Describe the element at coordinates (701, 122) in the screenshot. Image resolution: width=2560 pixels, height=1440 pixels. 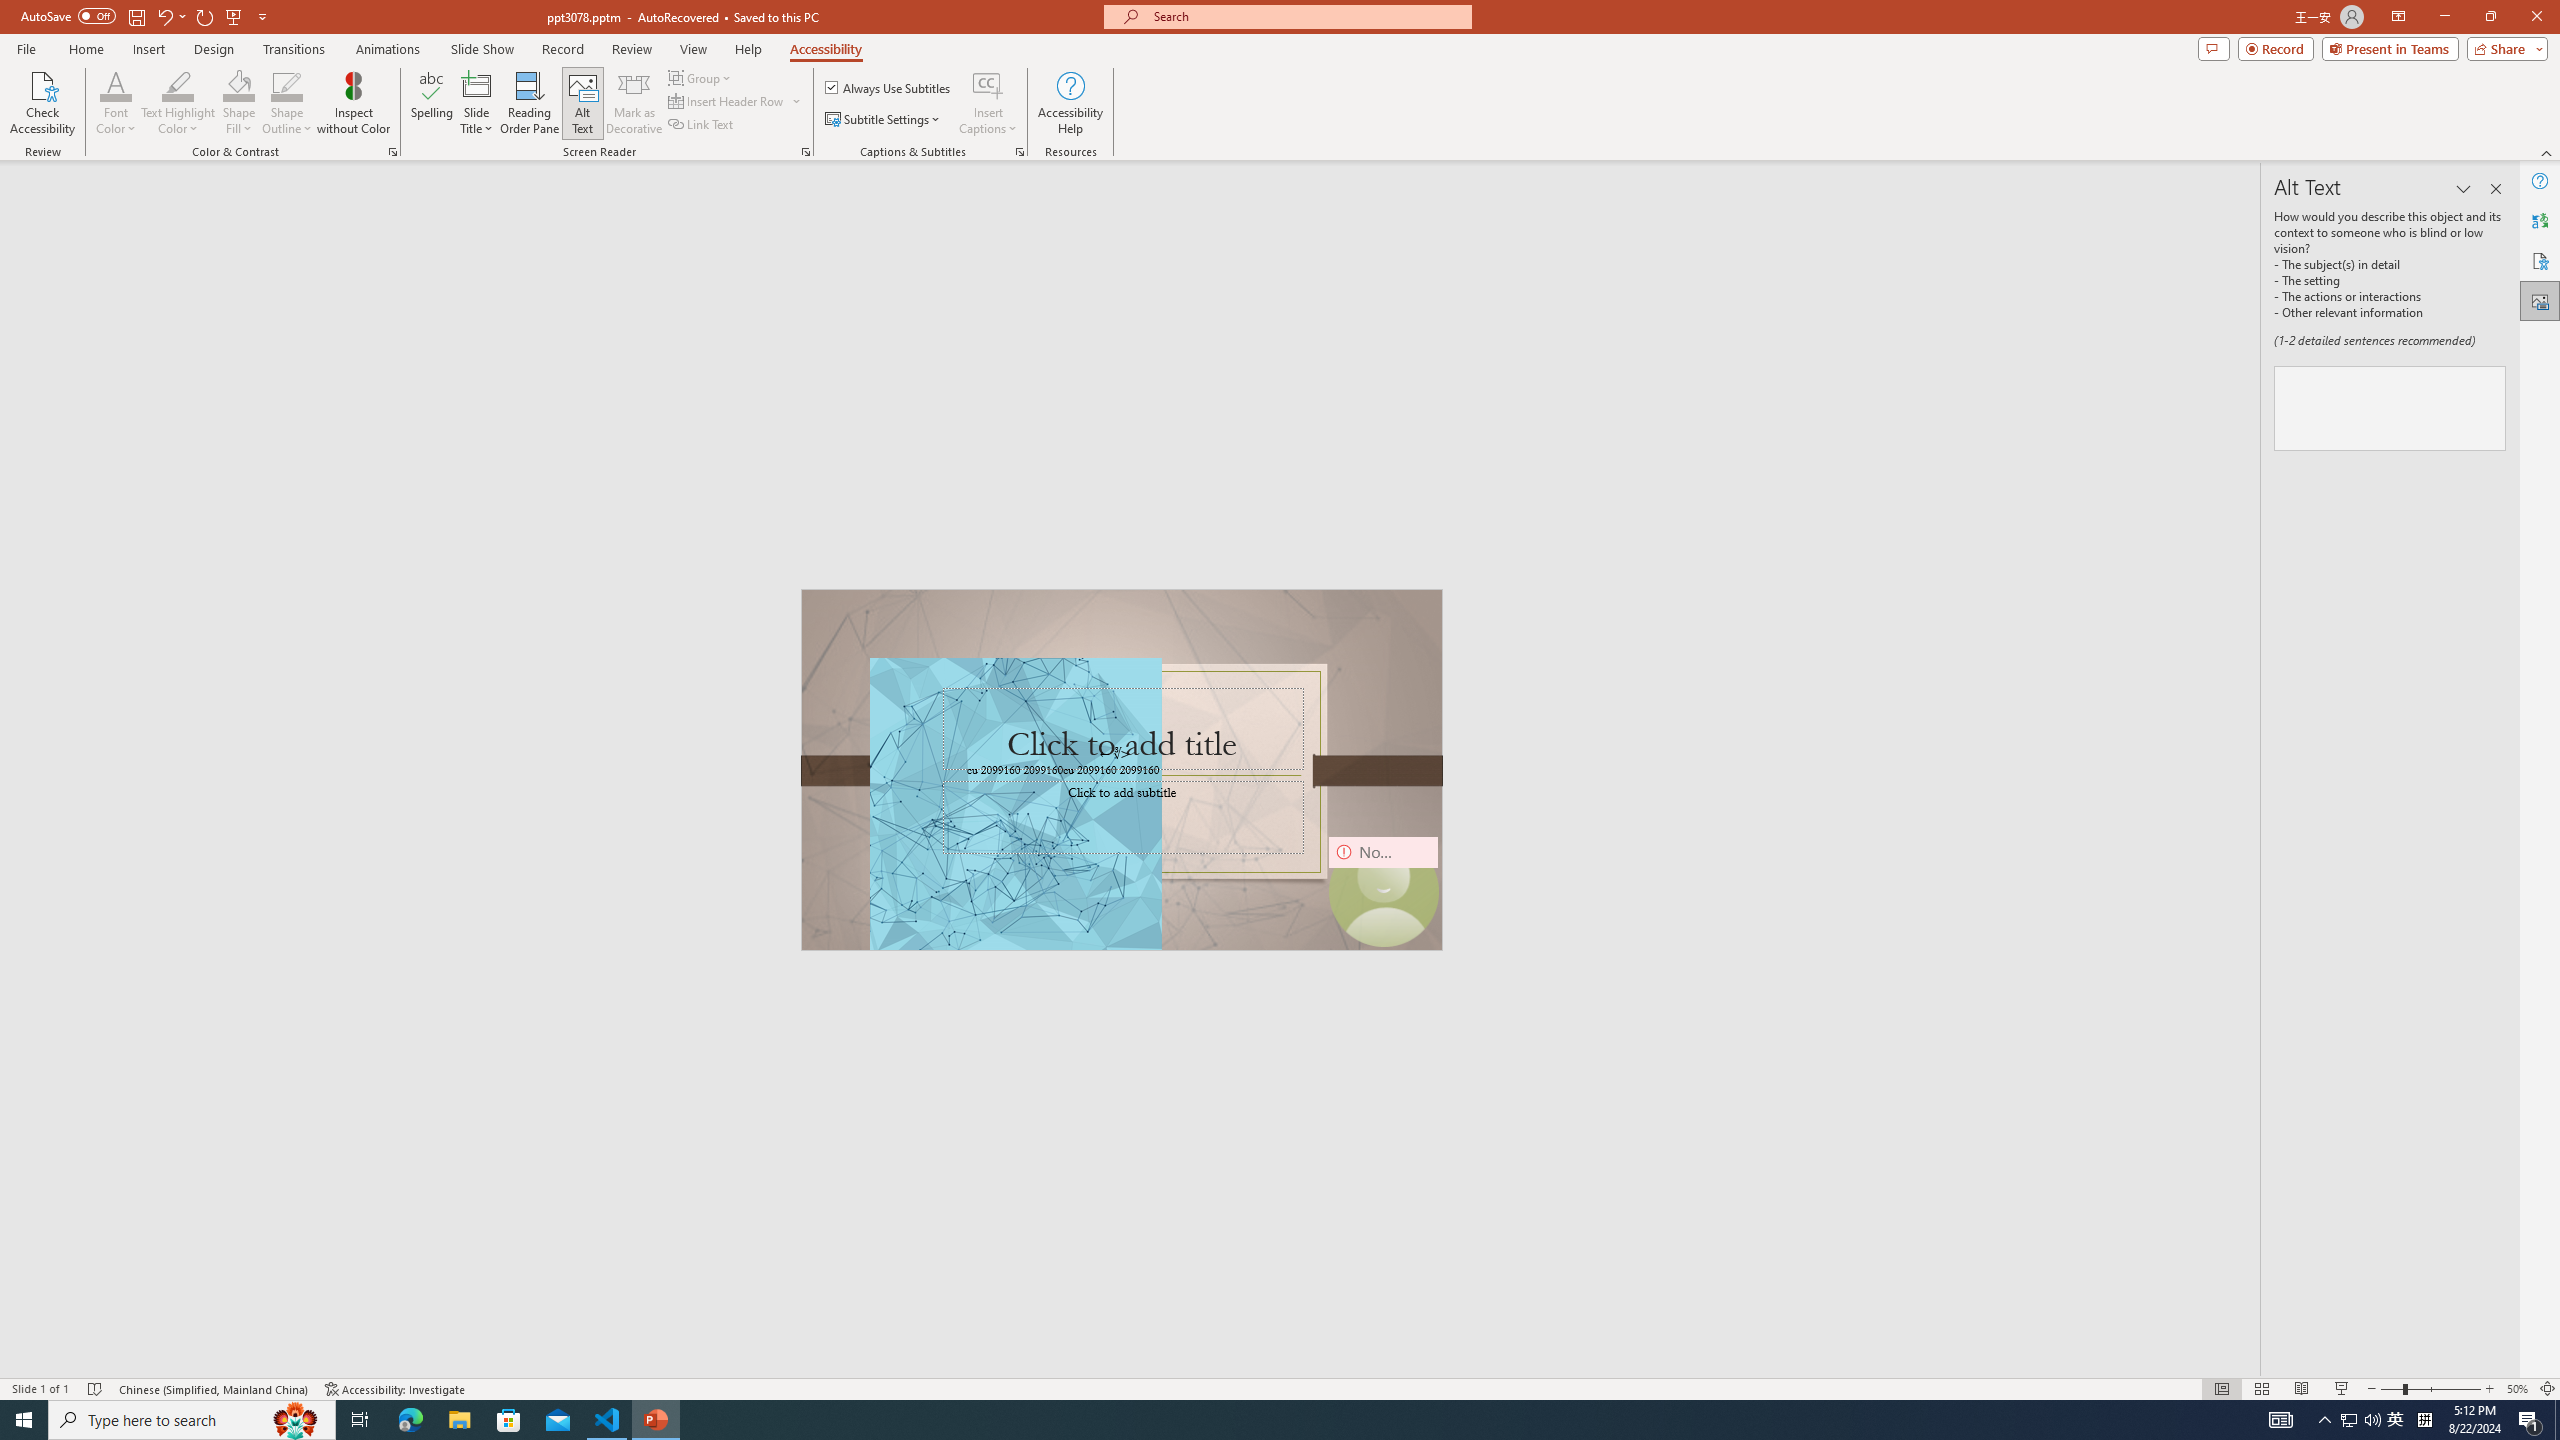
I see `'Link Text'` at that location.